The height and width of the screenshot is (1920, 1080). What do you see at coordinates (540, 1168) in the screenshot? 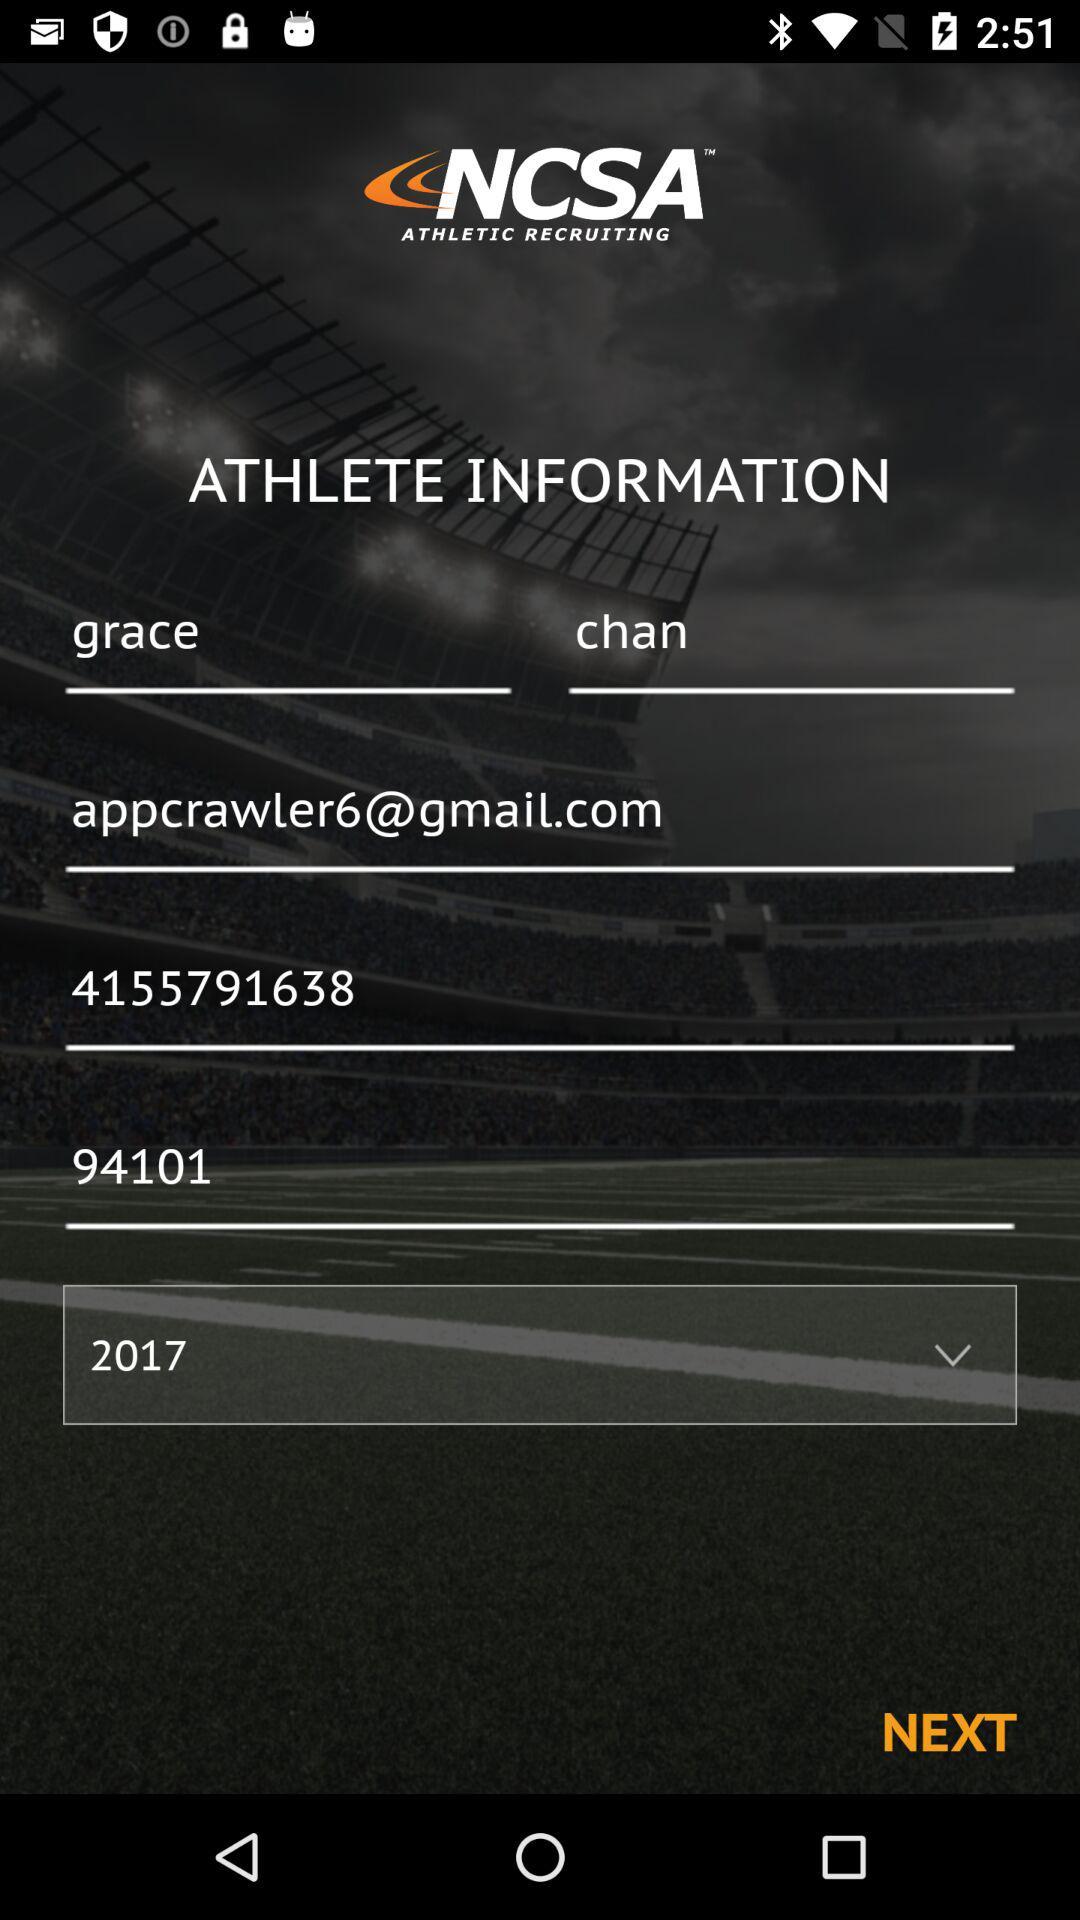
I see `item below the 4155791638 item` at bounding box center [540, 1168].